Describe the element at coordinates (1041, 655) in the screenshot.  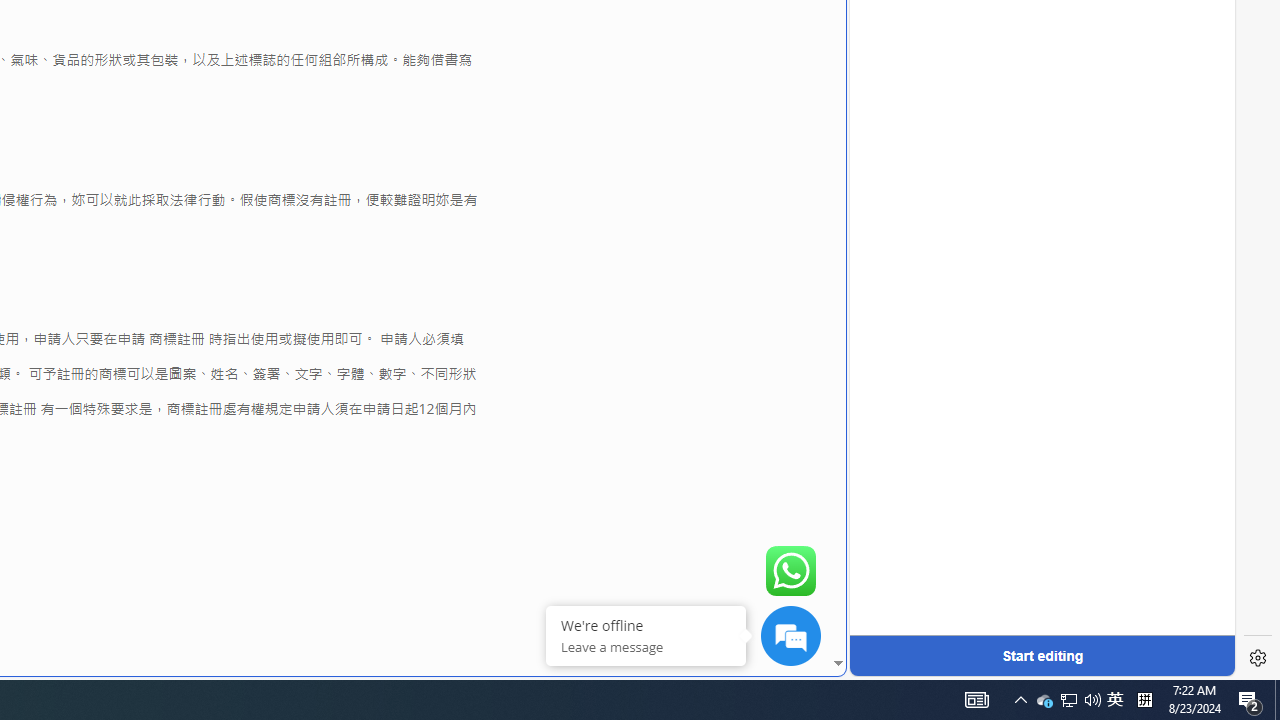
I see `'Start editing'` at that location.